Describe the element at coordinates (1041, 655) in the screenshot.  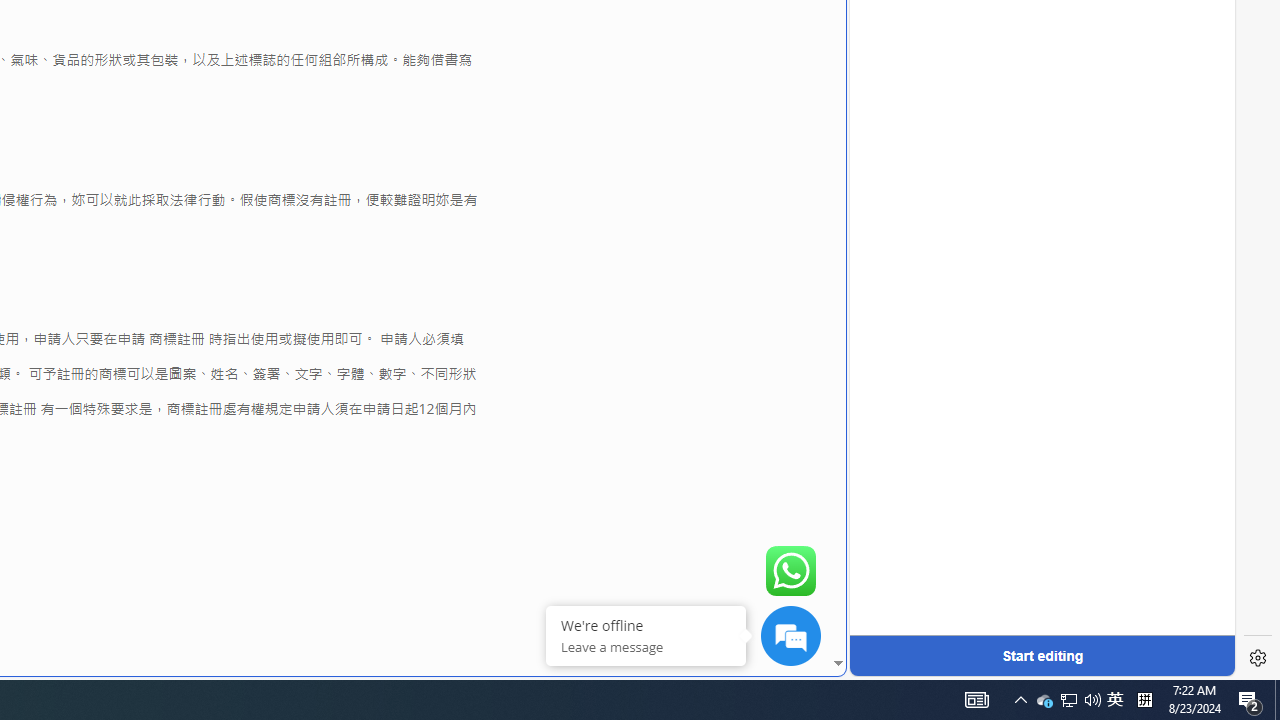
I see `'Start editing'` at that location.